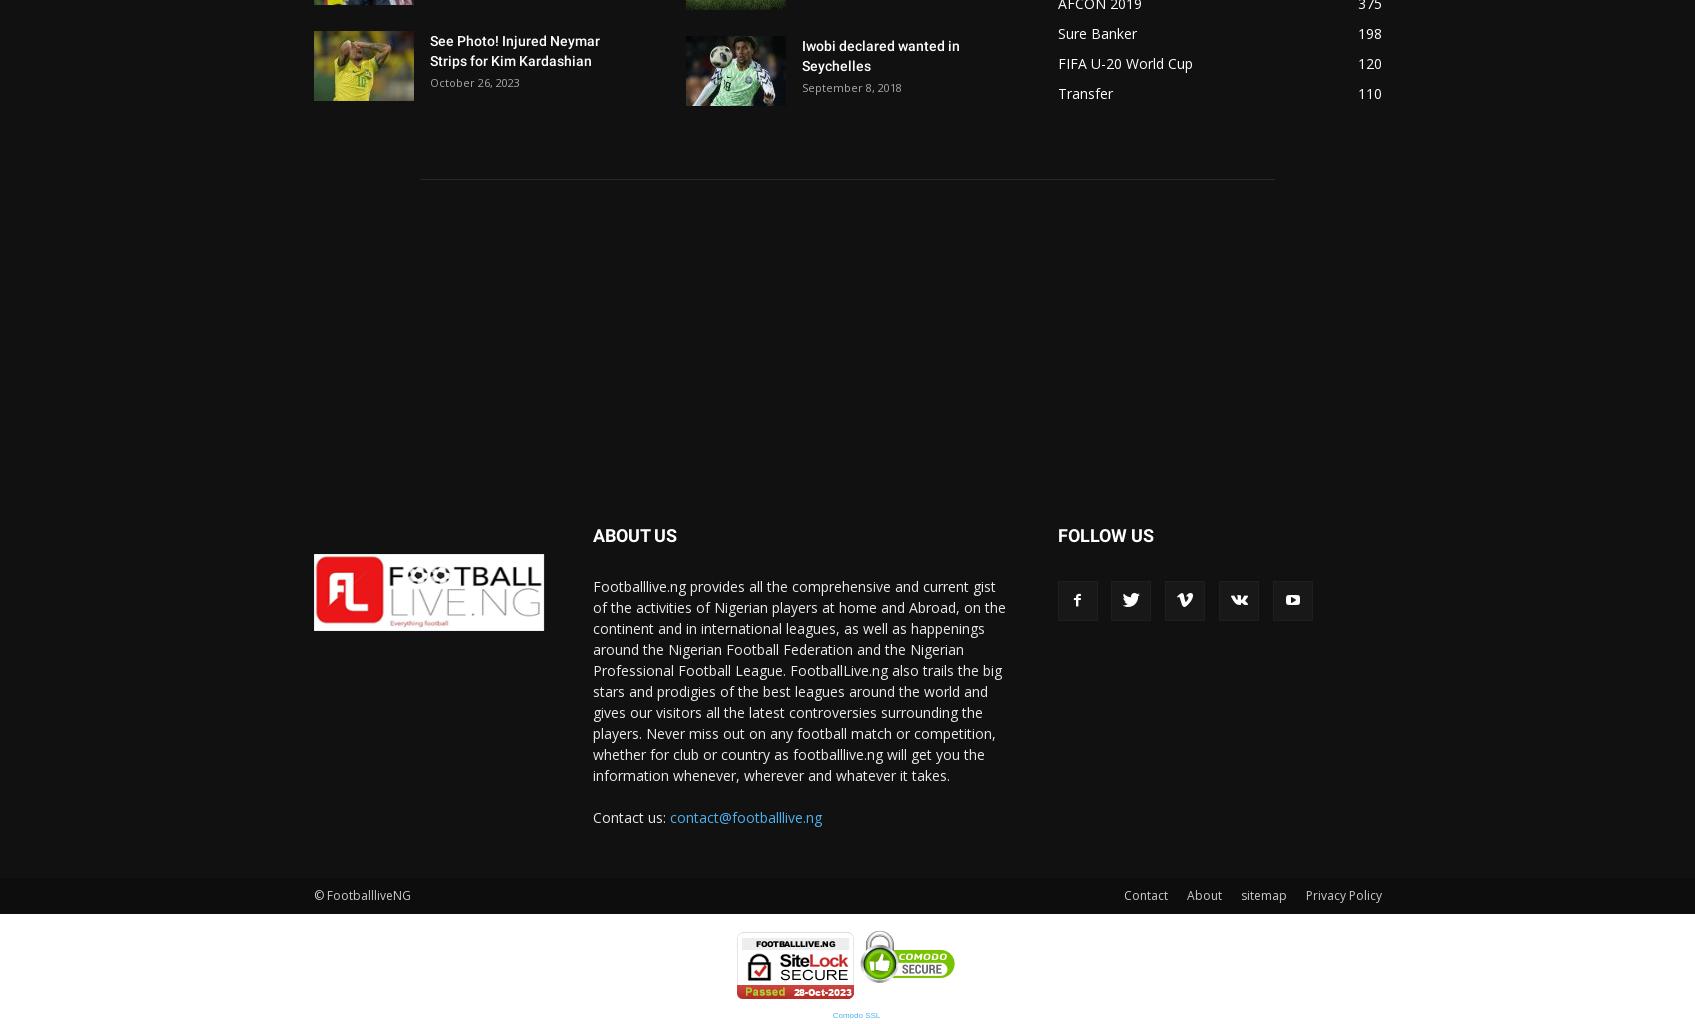 The image size is (1695, 1024). I want to click on 'Iwobi declared wanted in Seychelles', so click(879, 55).